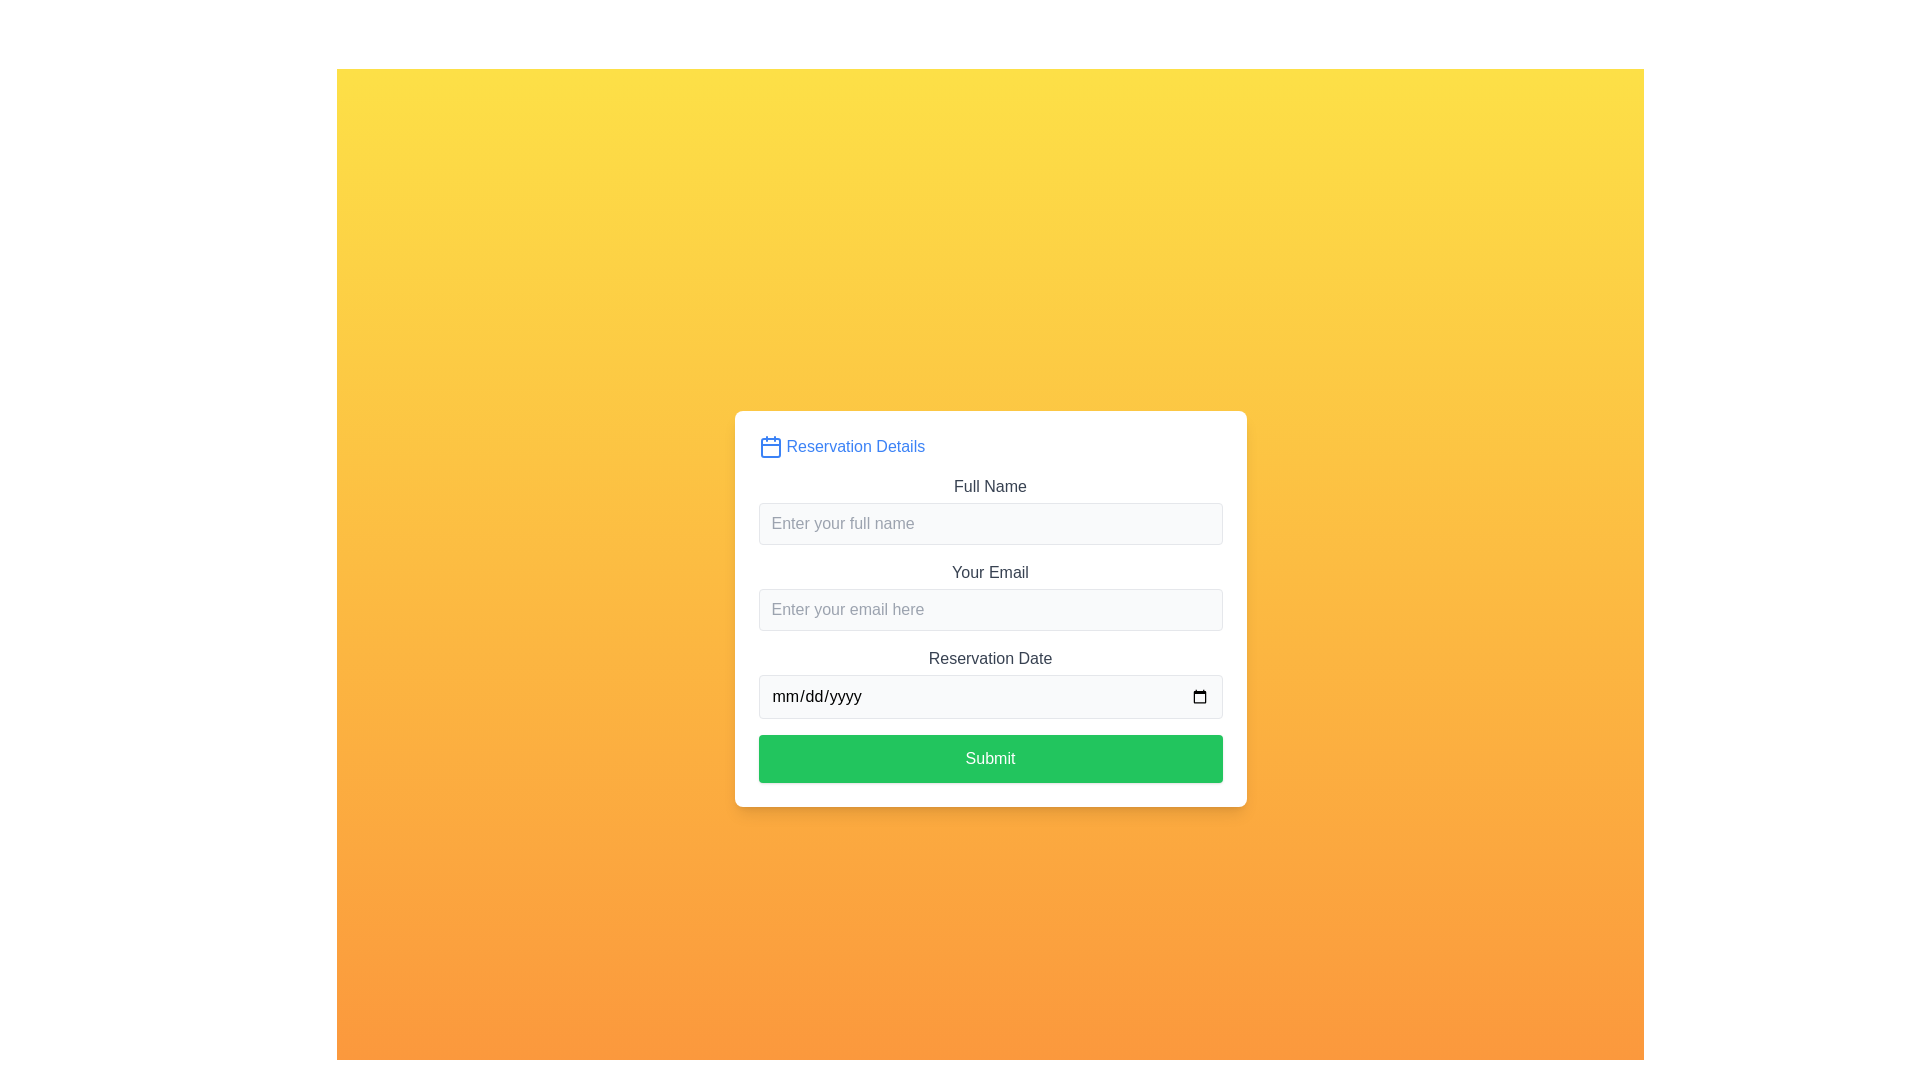 This screenshot has height=1080, width=1920. Describe the element at coordinates (990, 446) in the screenshot. I see `header text element with an icon located at the top of the white card, which indicates the purpose of the user inputs below` at that location.